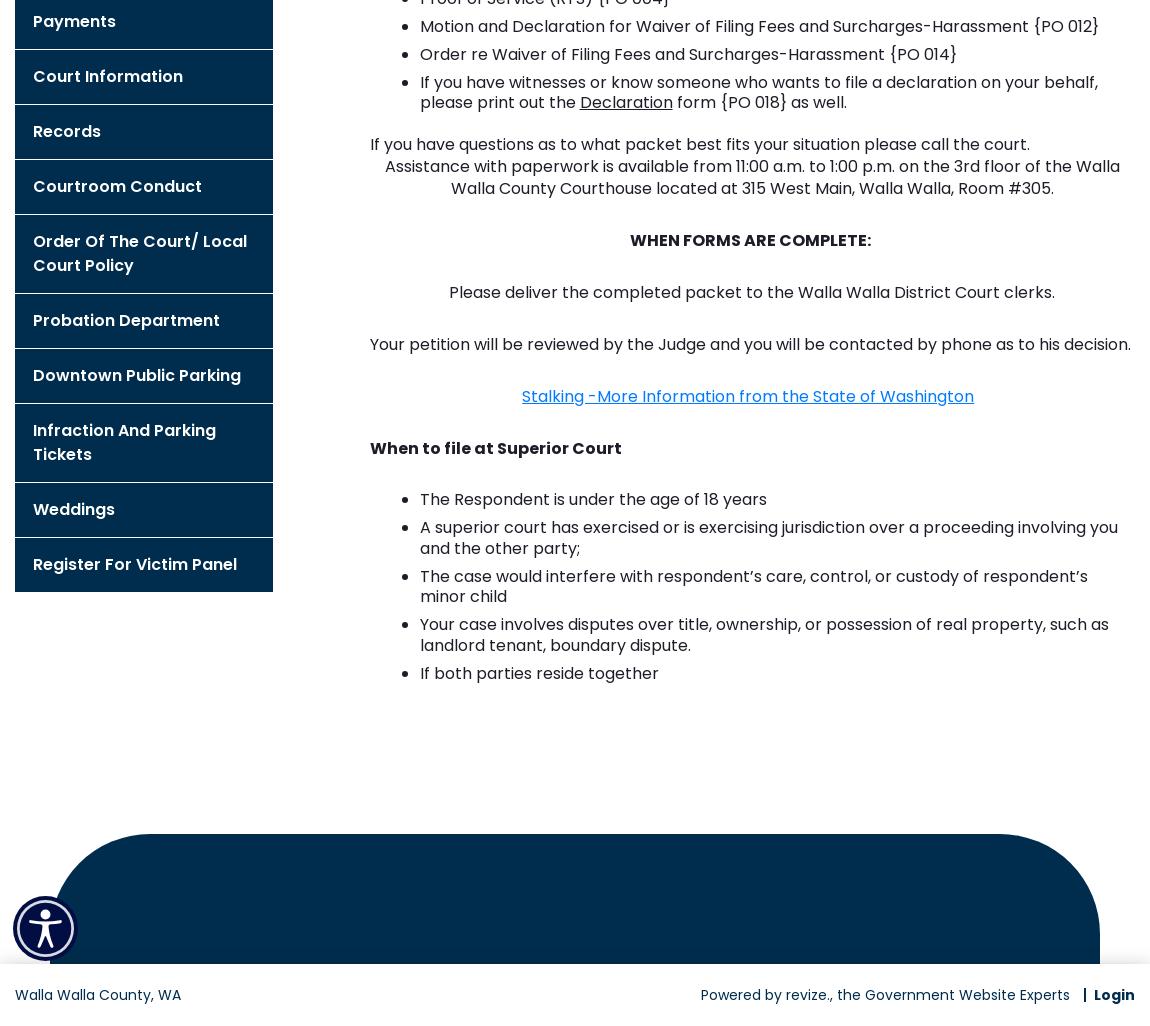  What do you see at coordinates (624, 101) in the screenshot?
I see `'Declaration'` at bounding box center [624, 101].